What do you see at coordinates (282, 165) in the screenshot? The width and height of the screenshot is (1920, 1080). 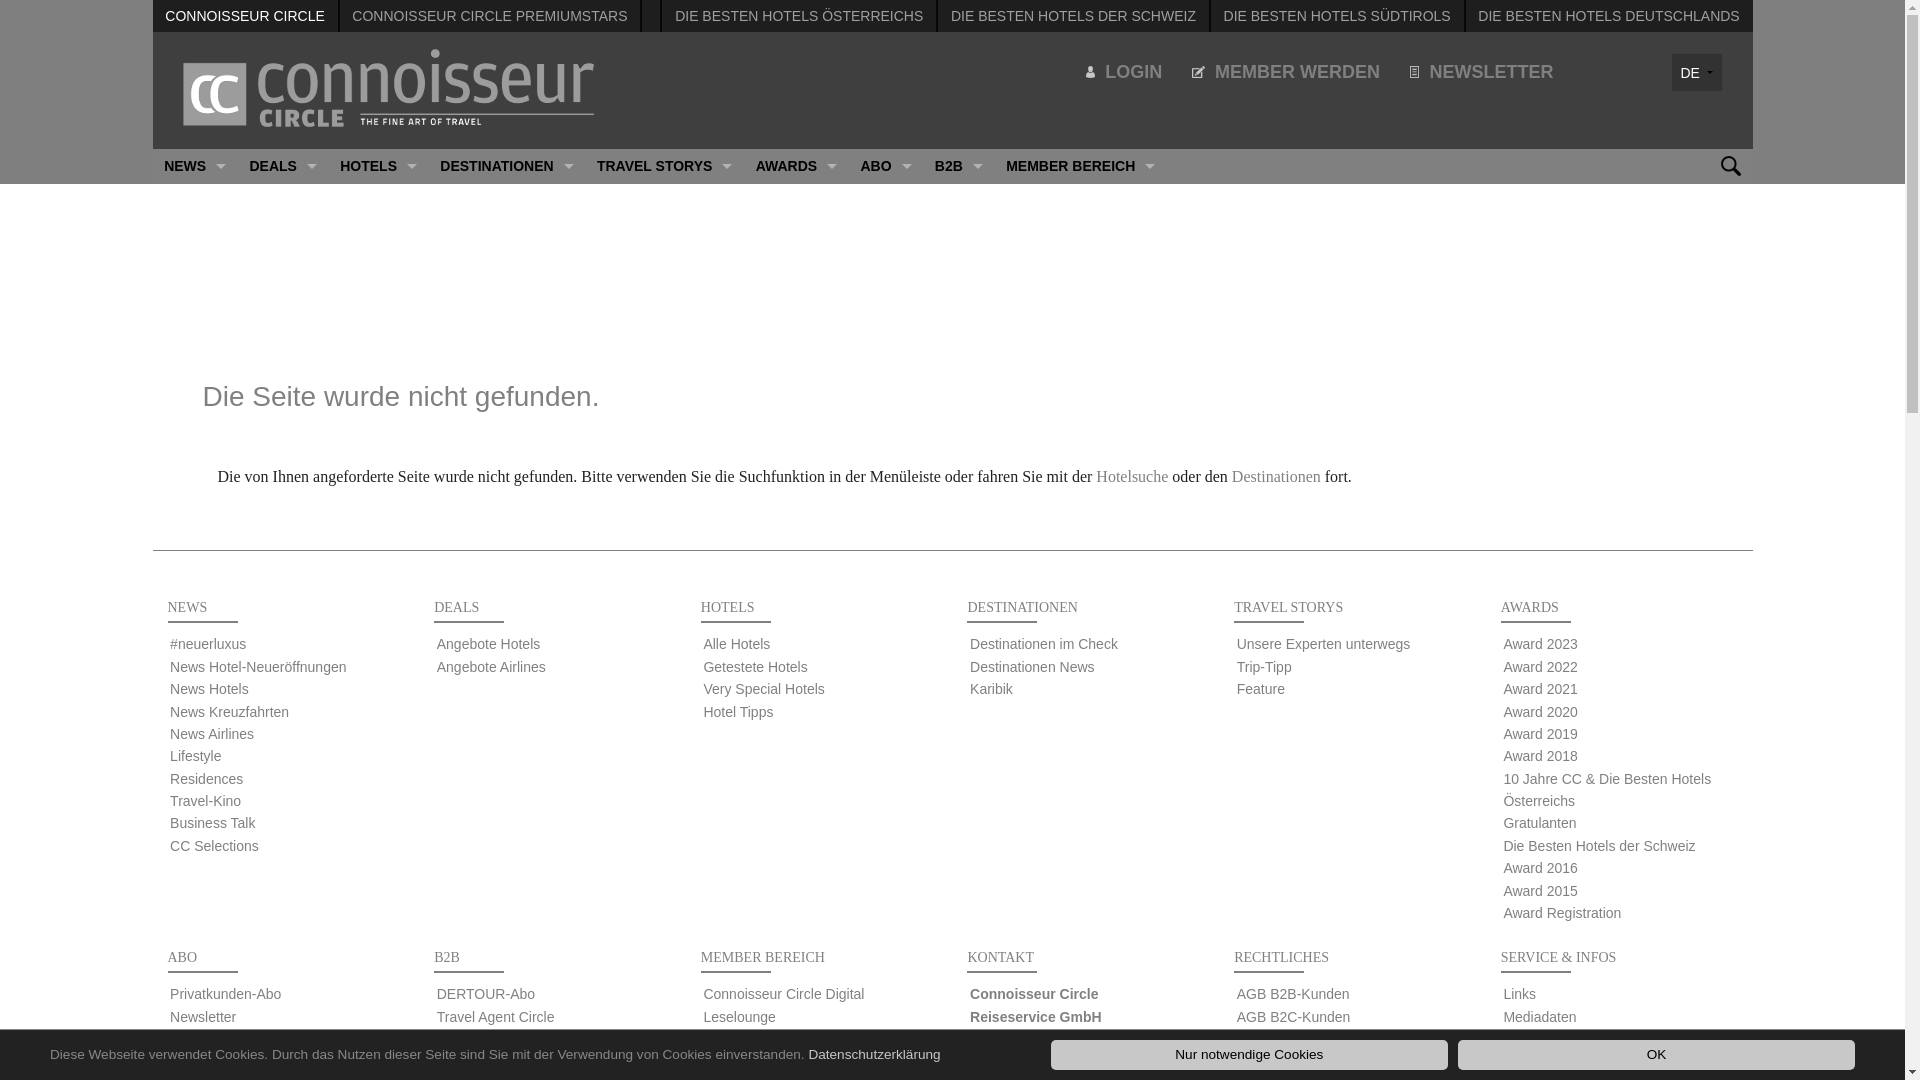 I see `'DEALS'` at bounding box center [282, 165].